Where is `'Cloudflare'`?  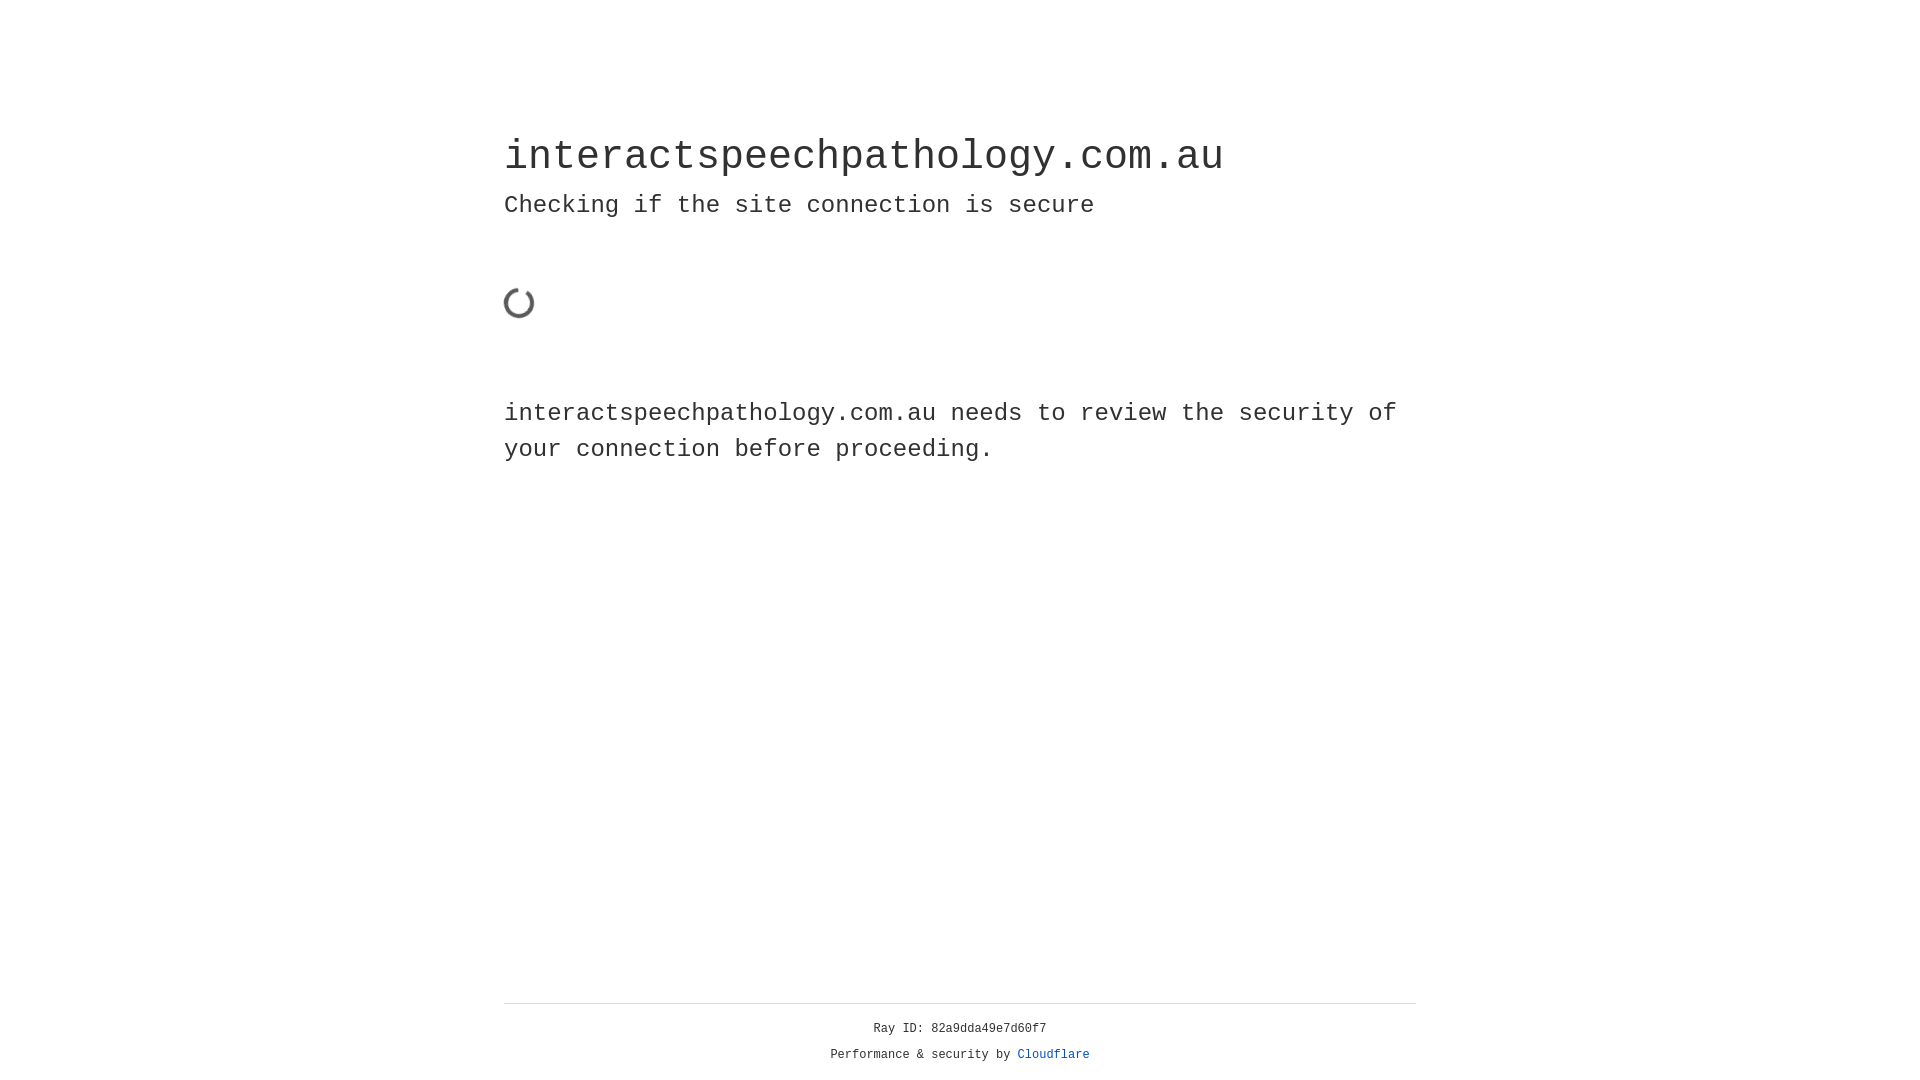
'Cloudflare' is located at coordinates (1017, 1054).